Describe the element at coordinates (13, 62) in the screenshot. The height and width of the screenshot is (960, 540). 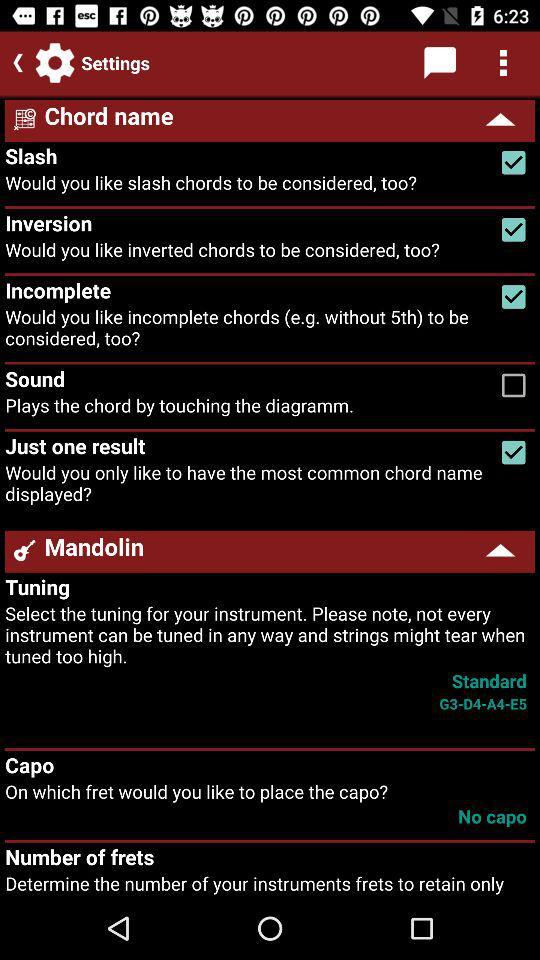
I see `the arrow_backward icon` at that location.